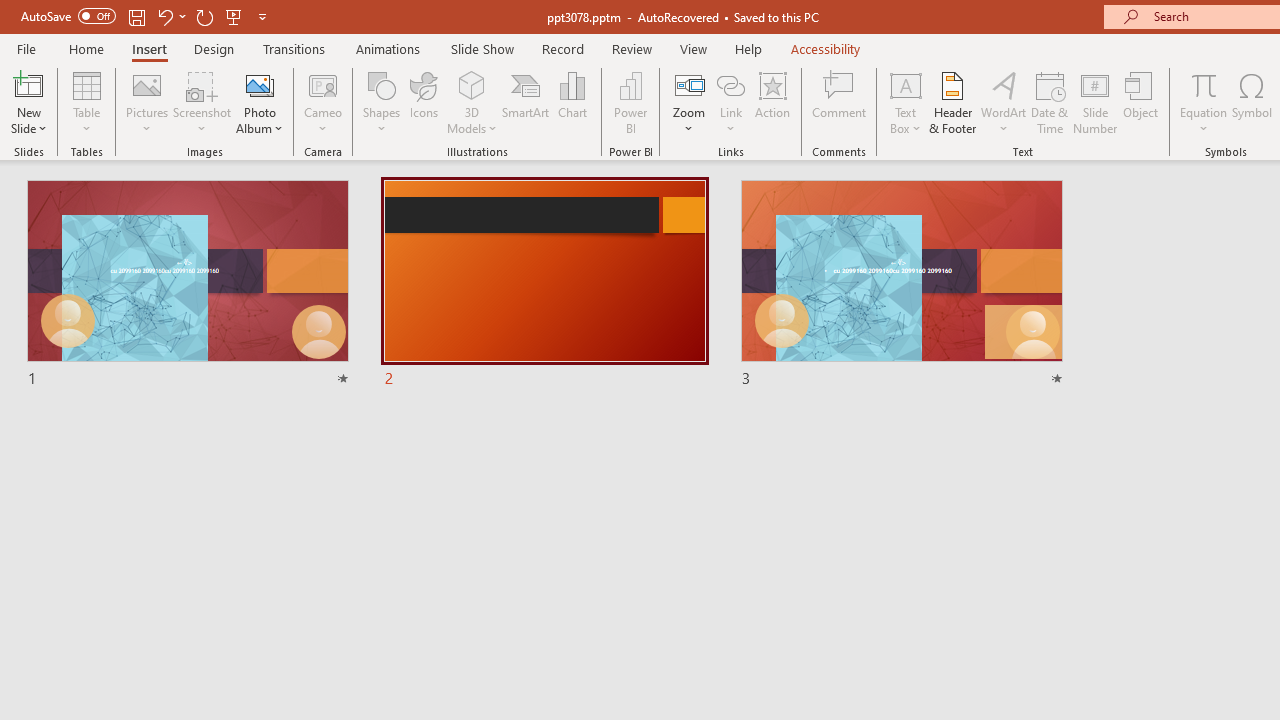  Describe the element at coordinates (630, 103) in the screenshot. I see `'Power BI'` at that location.